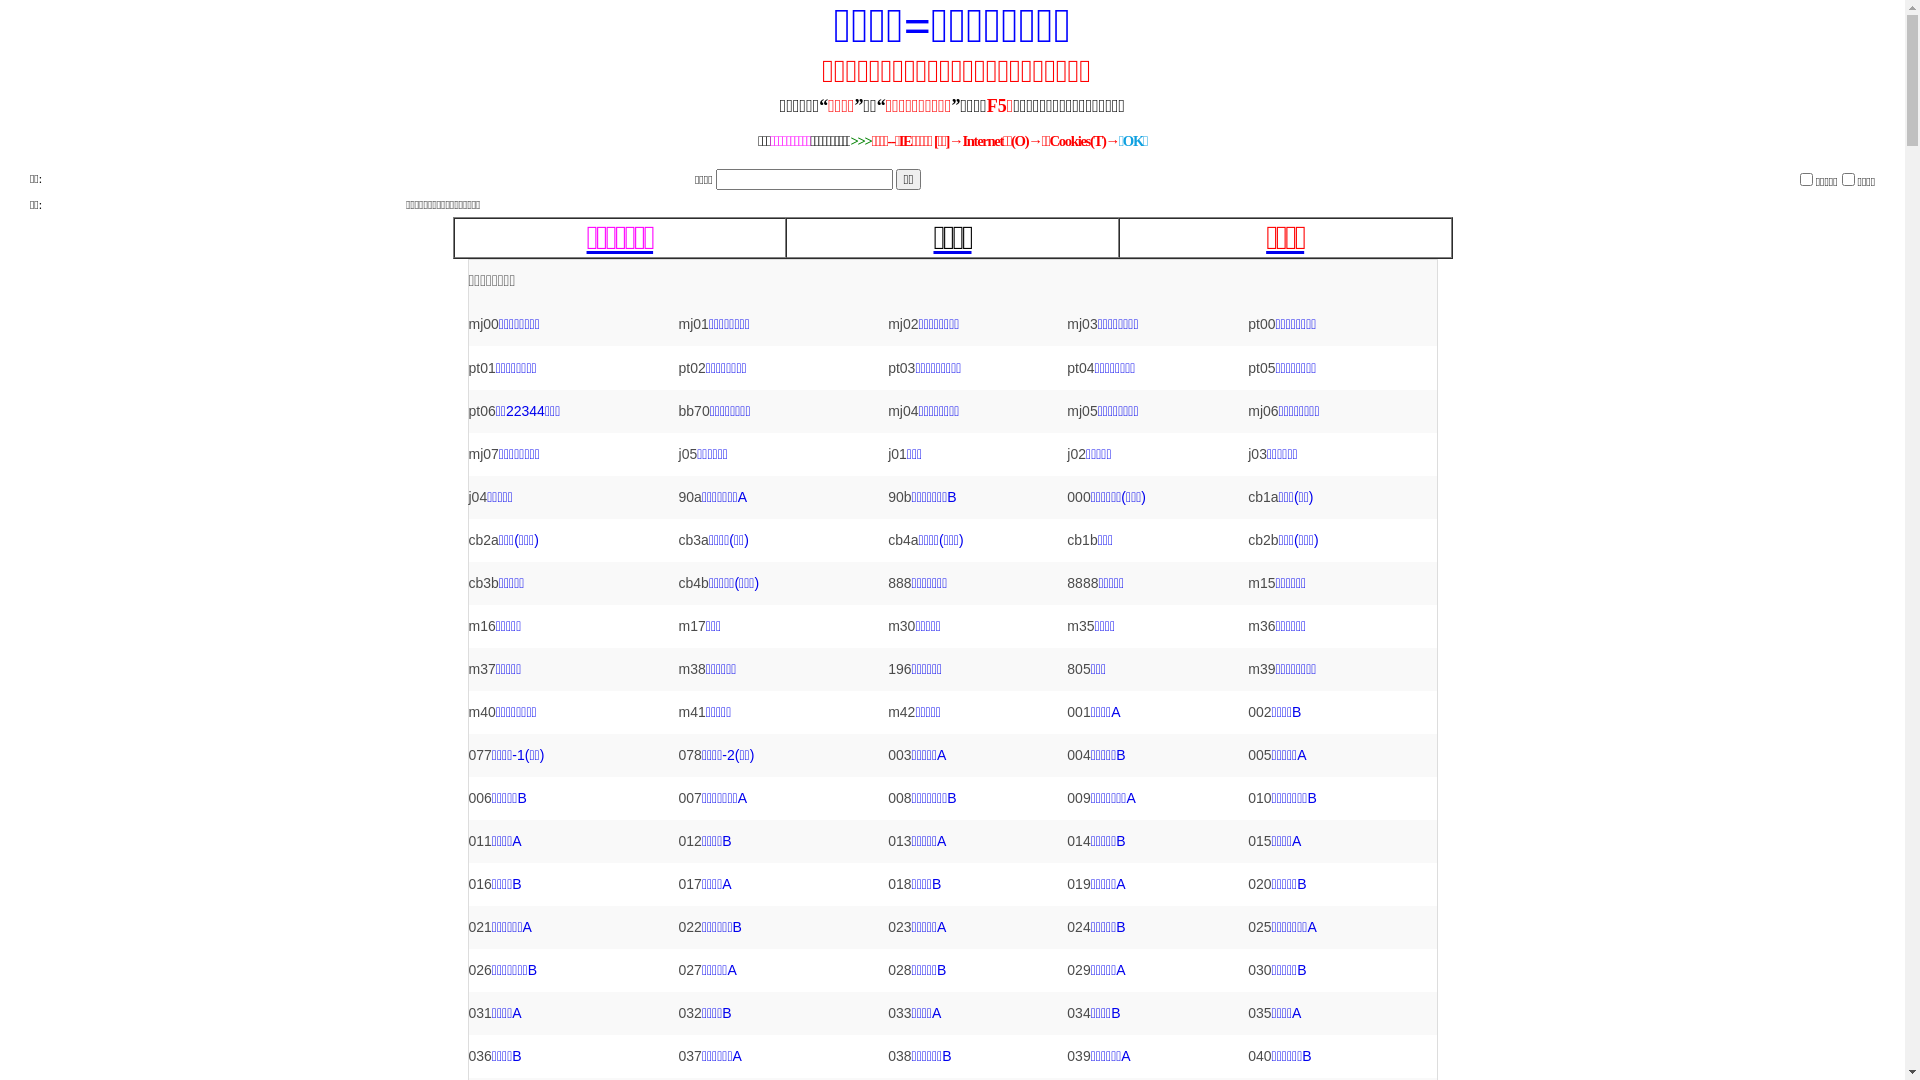 This screenshot has width=1920, height=1080. What do you see at coordinates (694, 323) in the screenshot?
I see `'mj01'` at bounding box center [694, 323].